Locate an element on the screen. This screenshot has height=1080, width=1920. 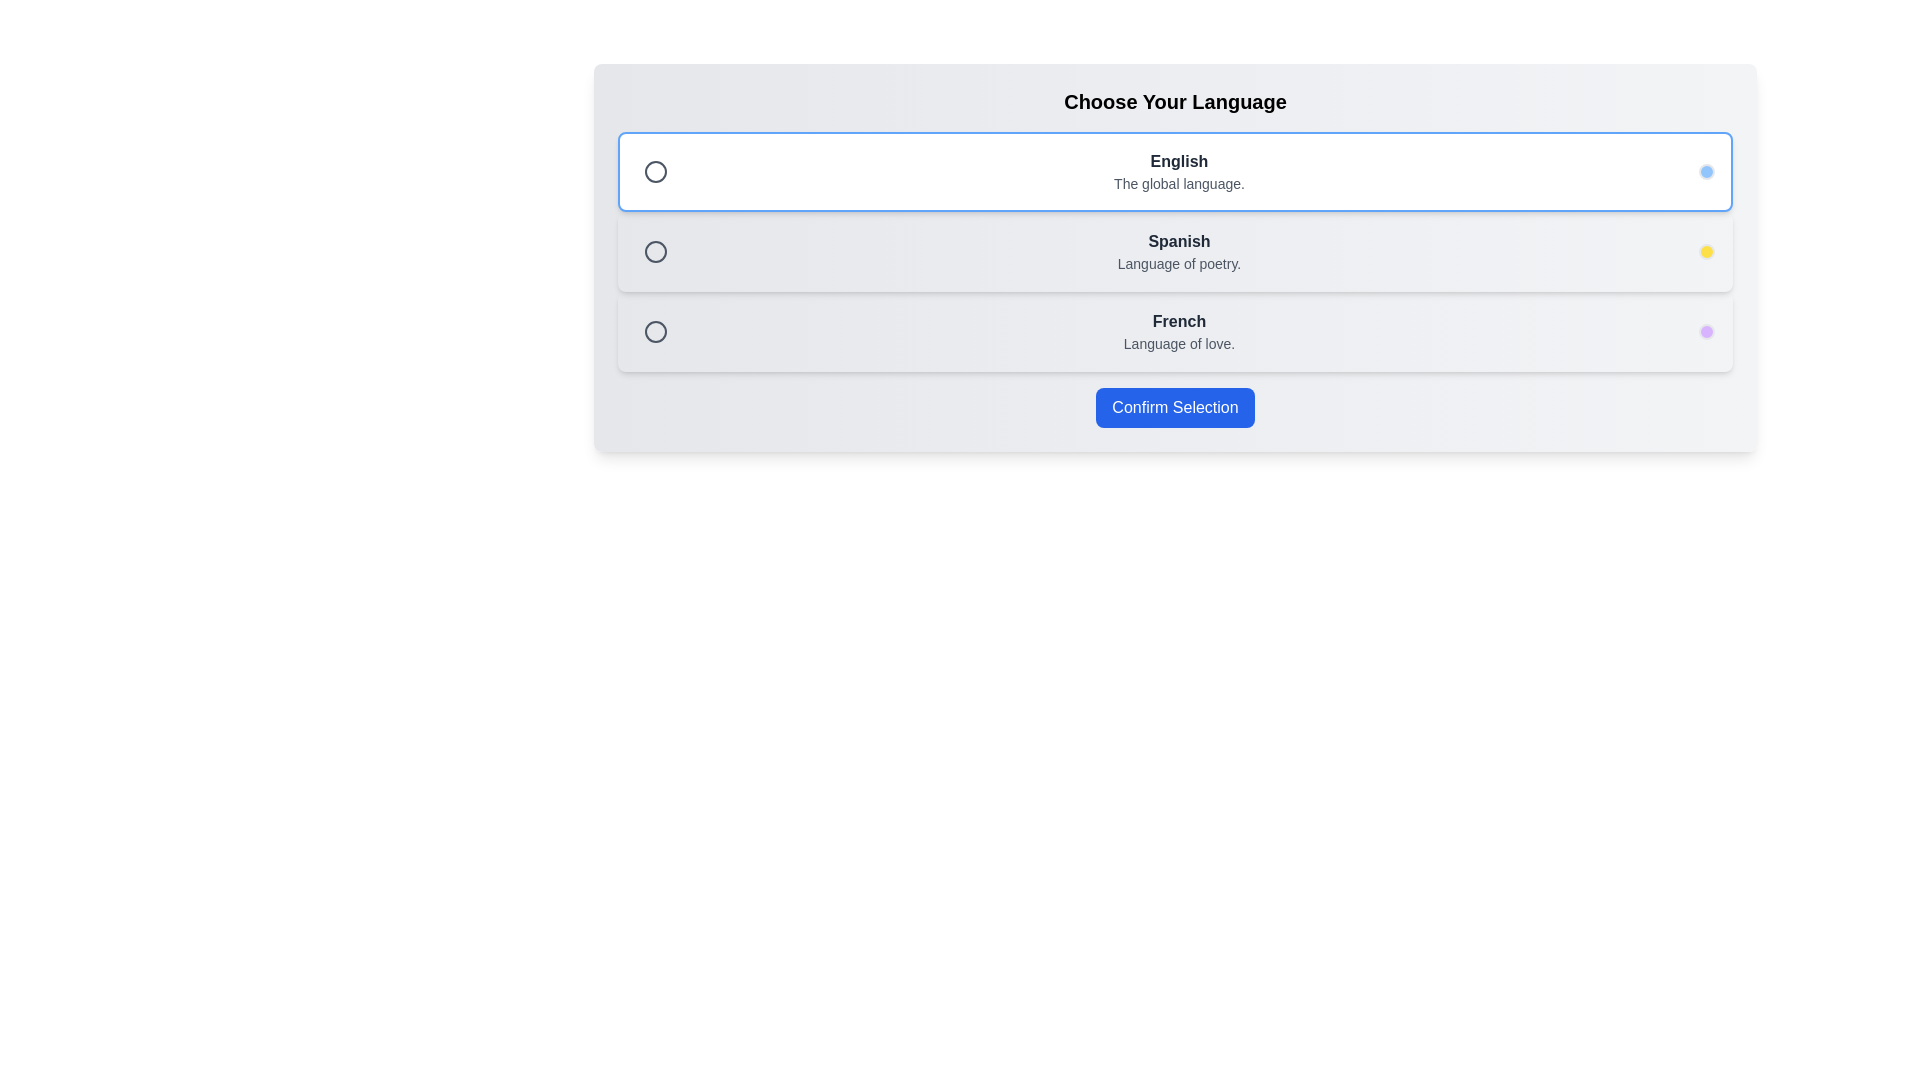
the descriptive text label for the 'Spanish' language option, which is positioned below the bold text 'Spanish' and above the 'French' option is located at coordinates (1179, 262).